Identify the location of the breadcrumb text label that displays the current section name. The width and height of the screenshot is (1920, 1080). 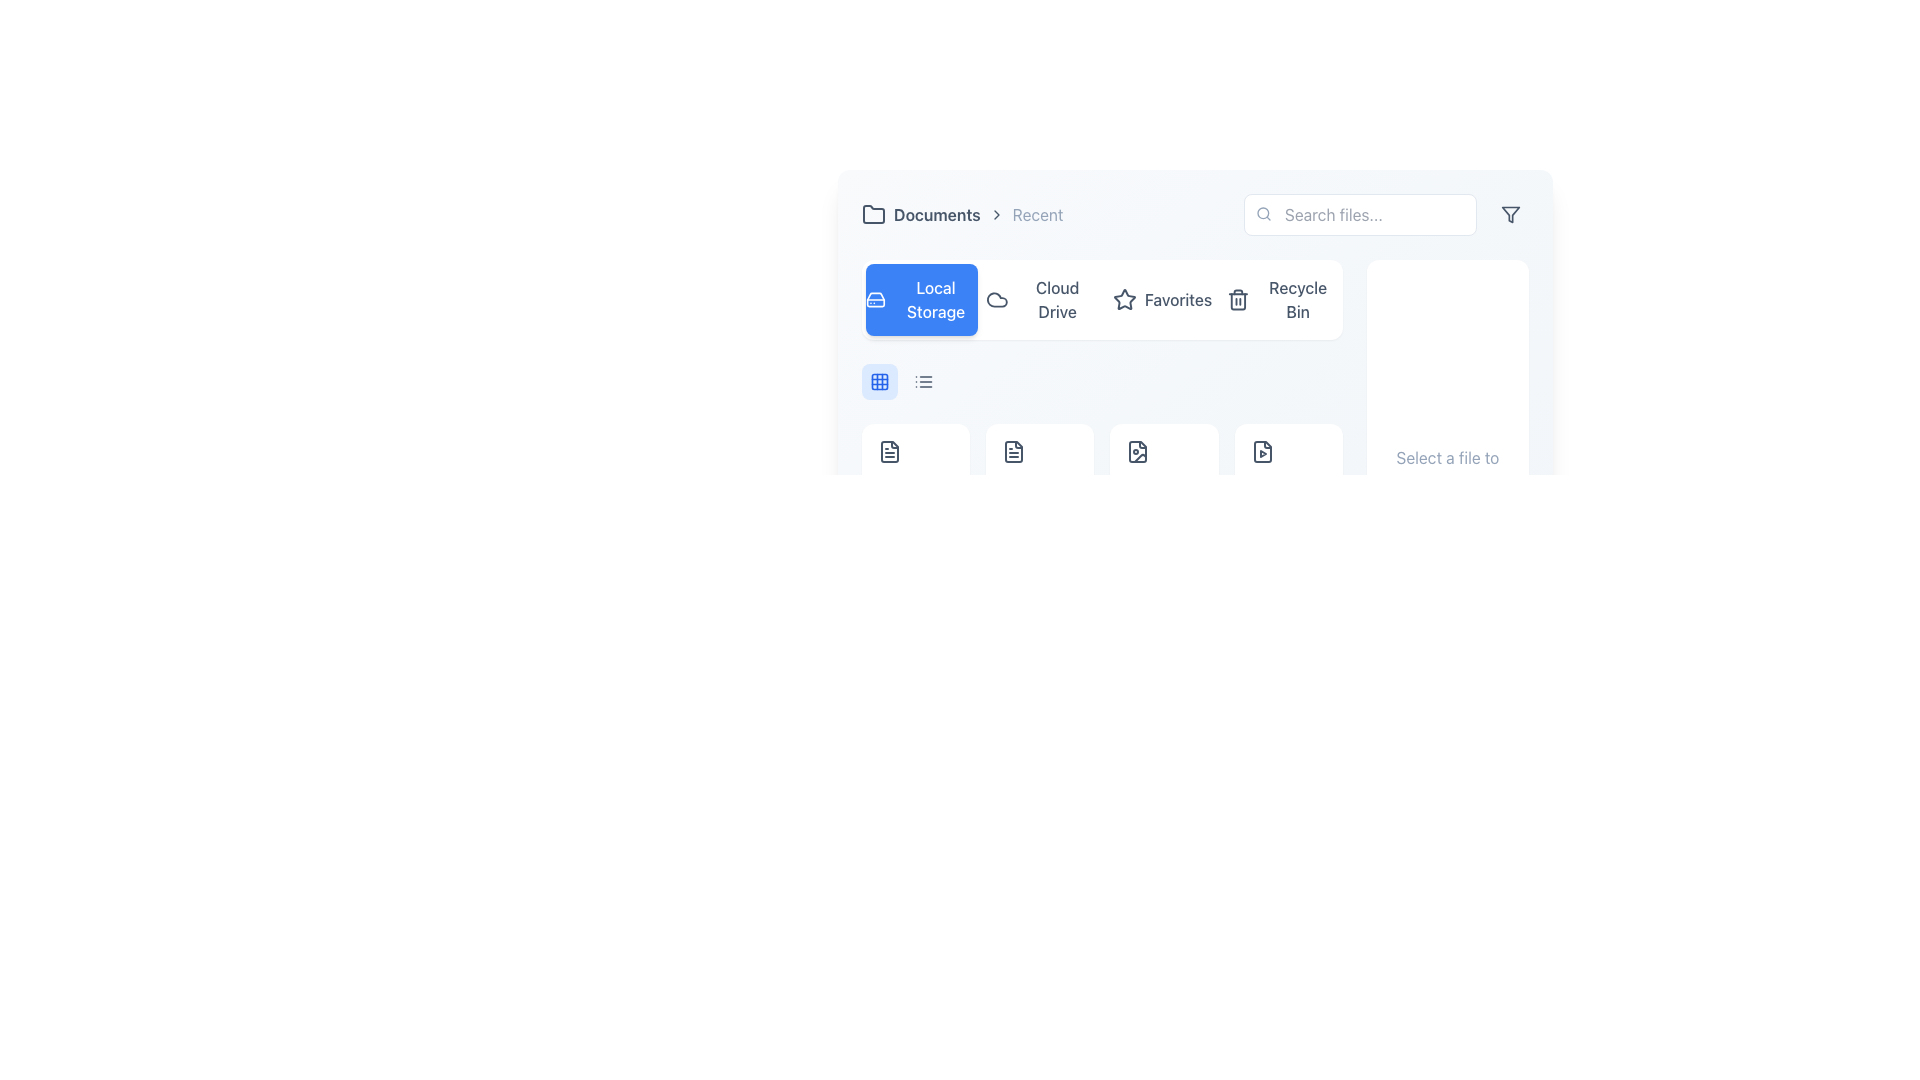
(936, 215).